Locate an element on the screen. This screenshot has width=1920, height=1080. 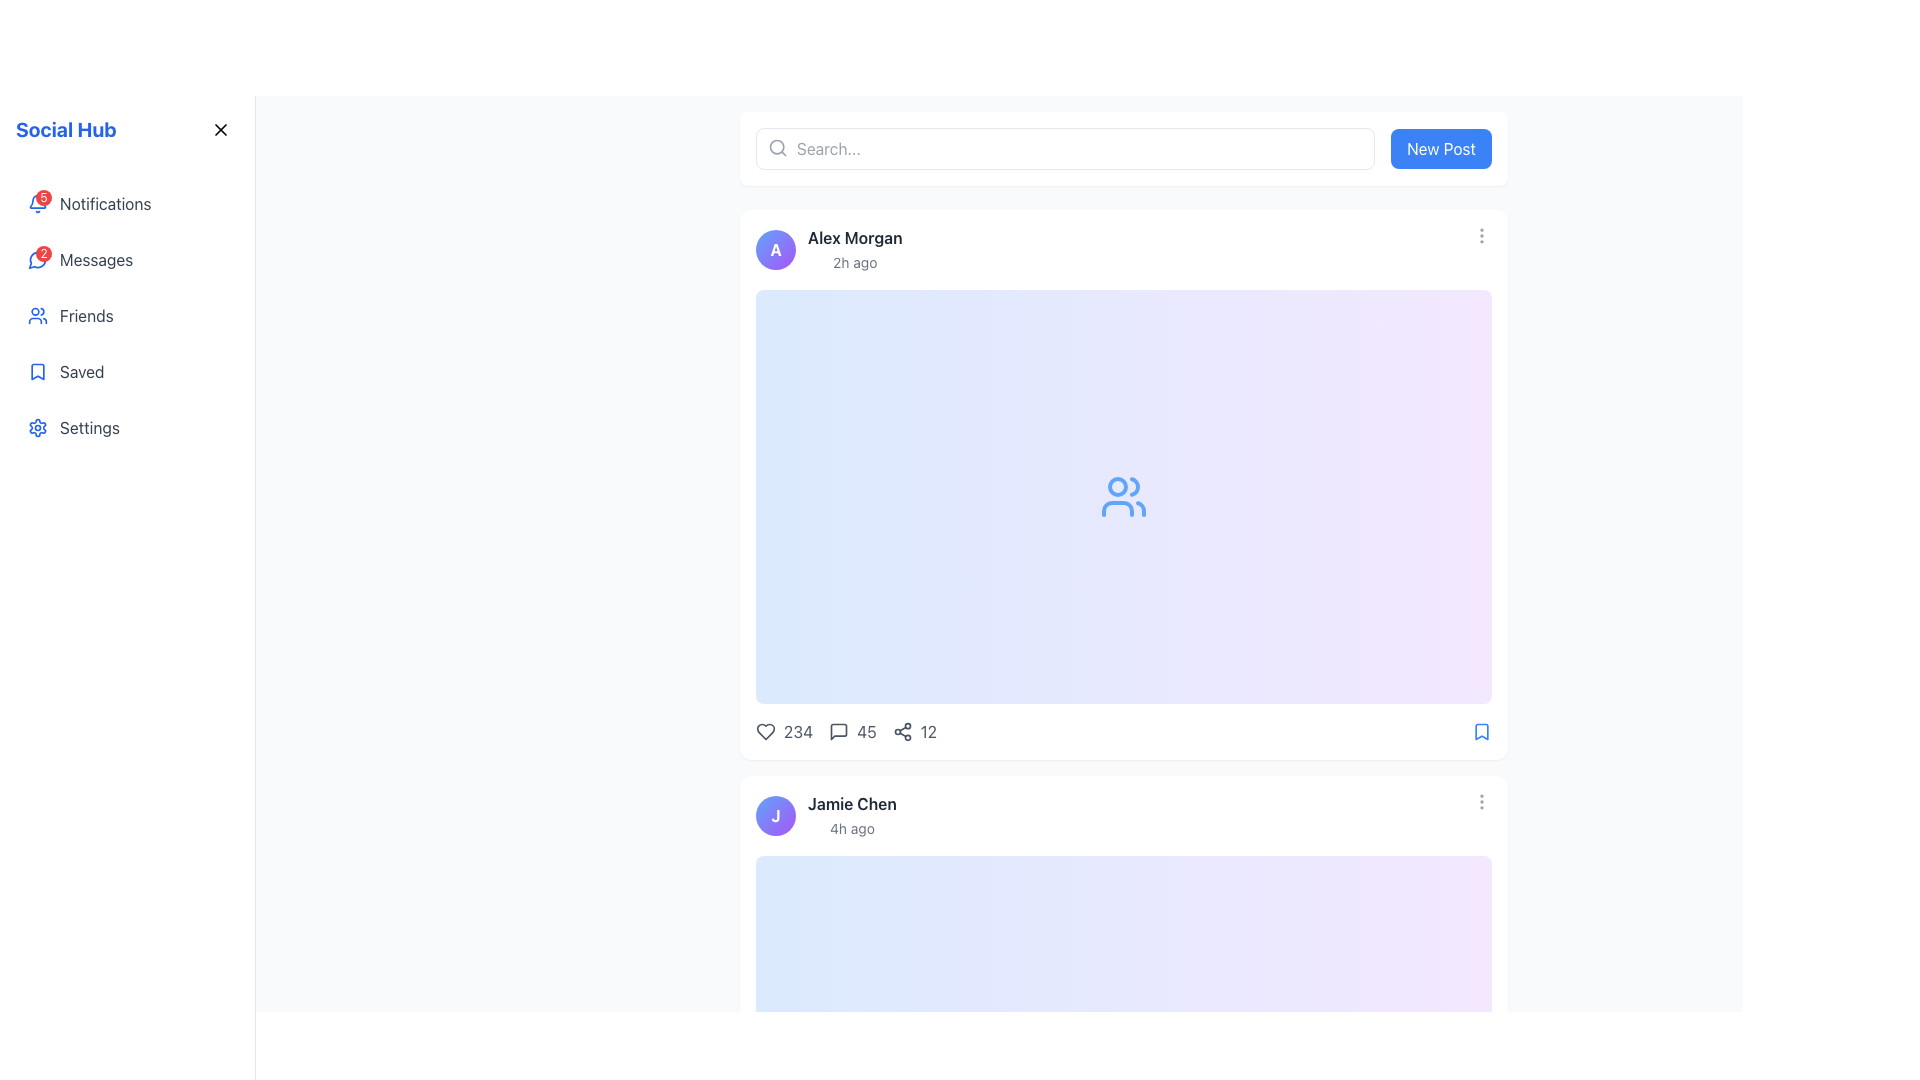
the informational Text label that shows the time elapsed since the user's action, located to the right of 'Alex Morgan' in the header section of the social media post is located at coordinates (855, 261).